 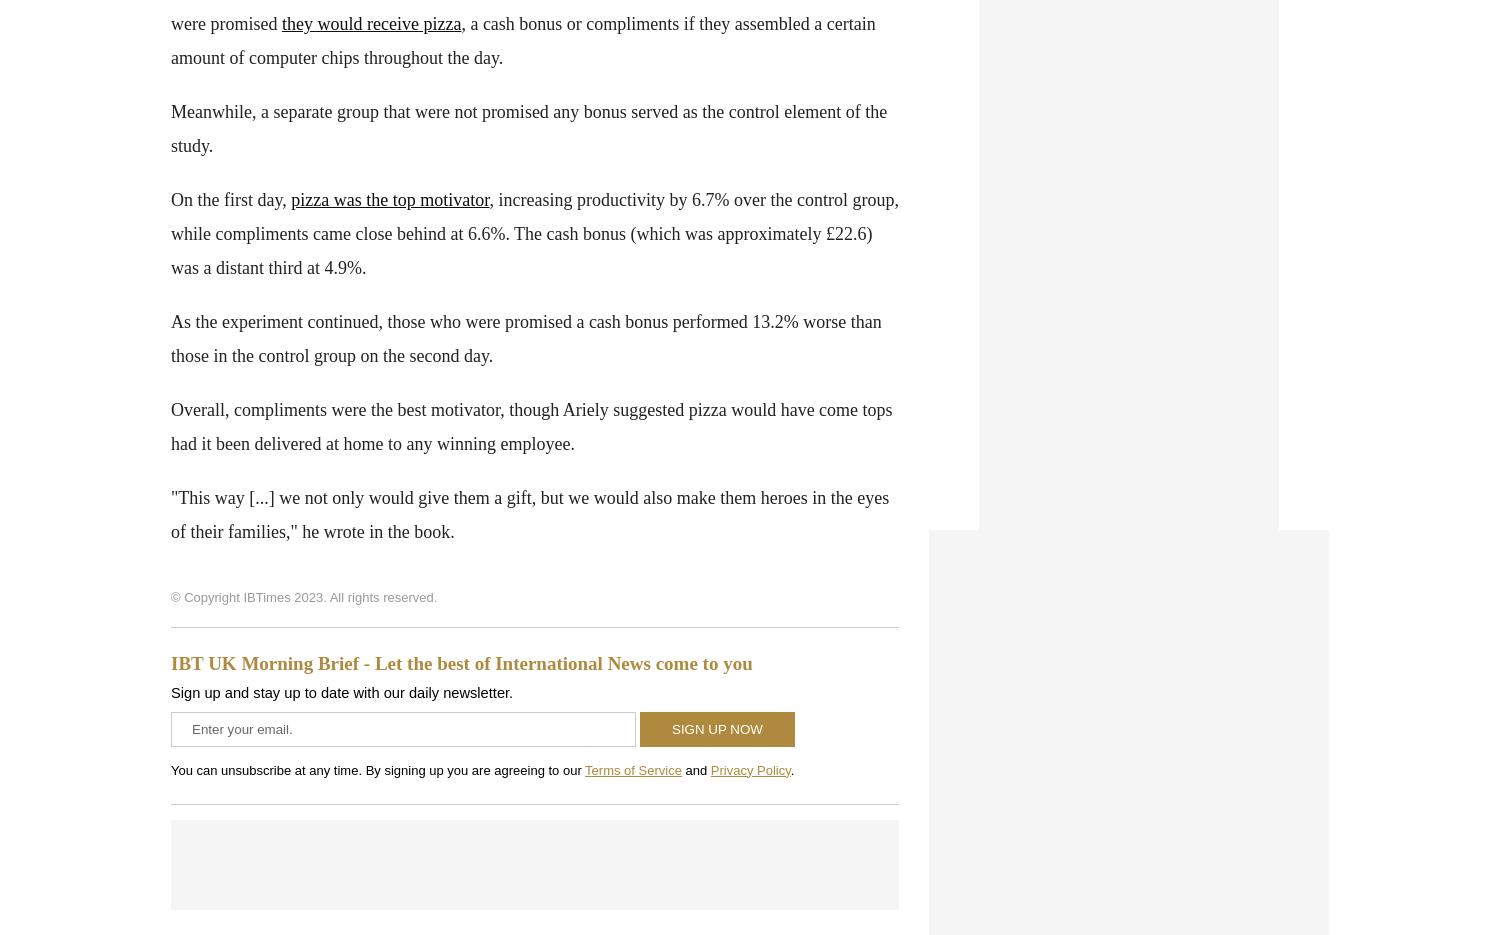 What do you see at coordinates (694, 768) in the screenshot?
I see `'and'` at bounding box center [694, 768].